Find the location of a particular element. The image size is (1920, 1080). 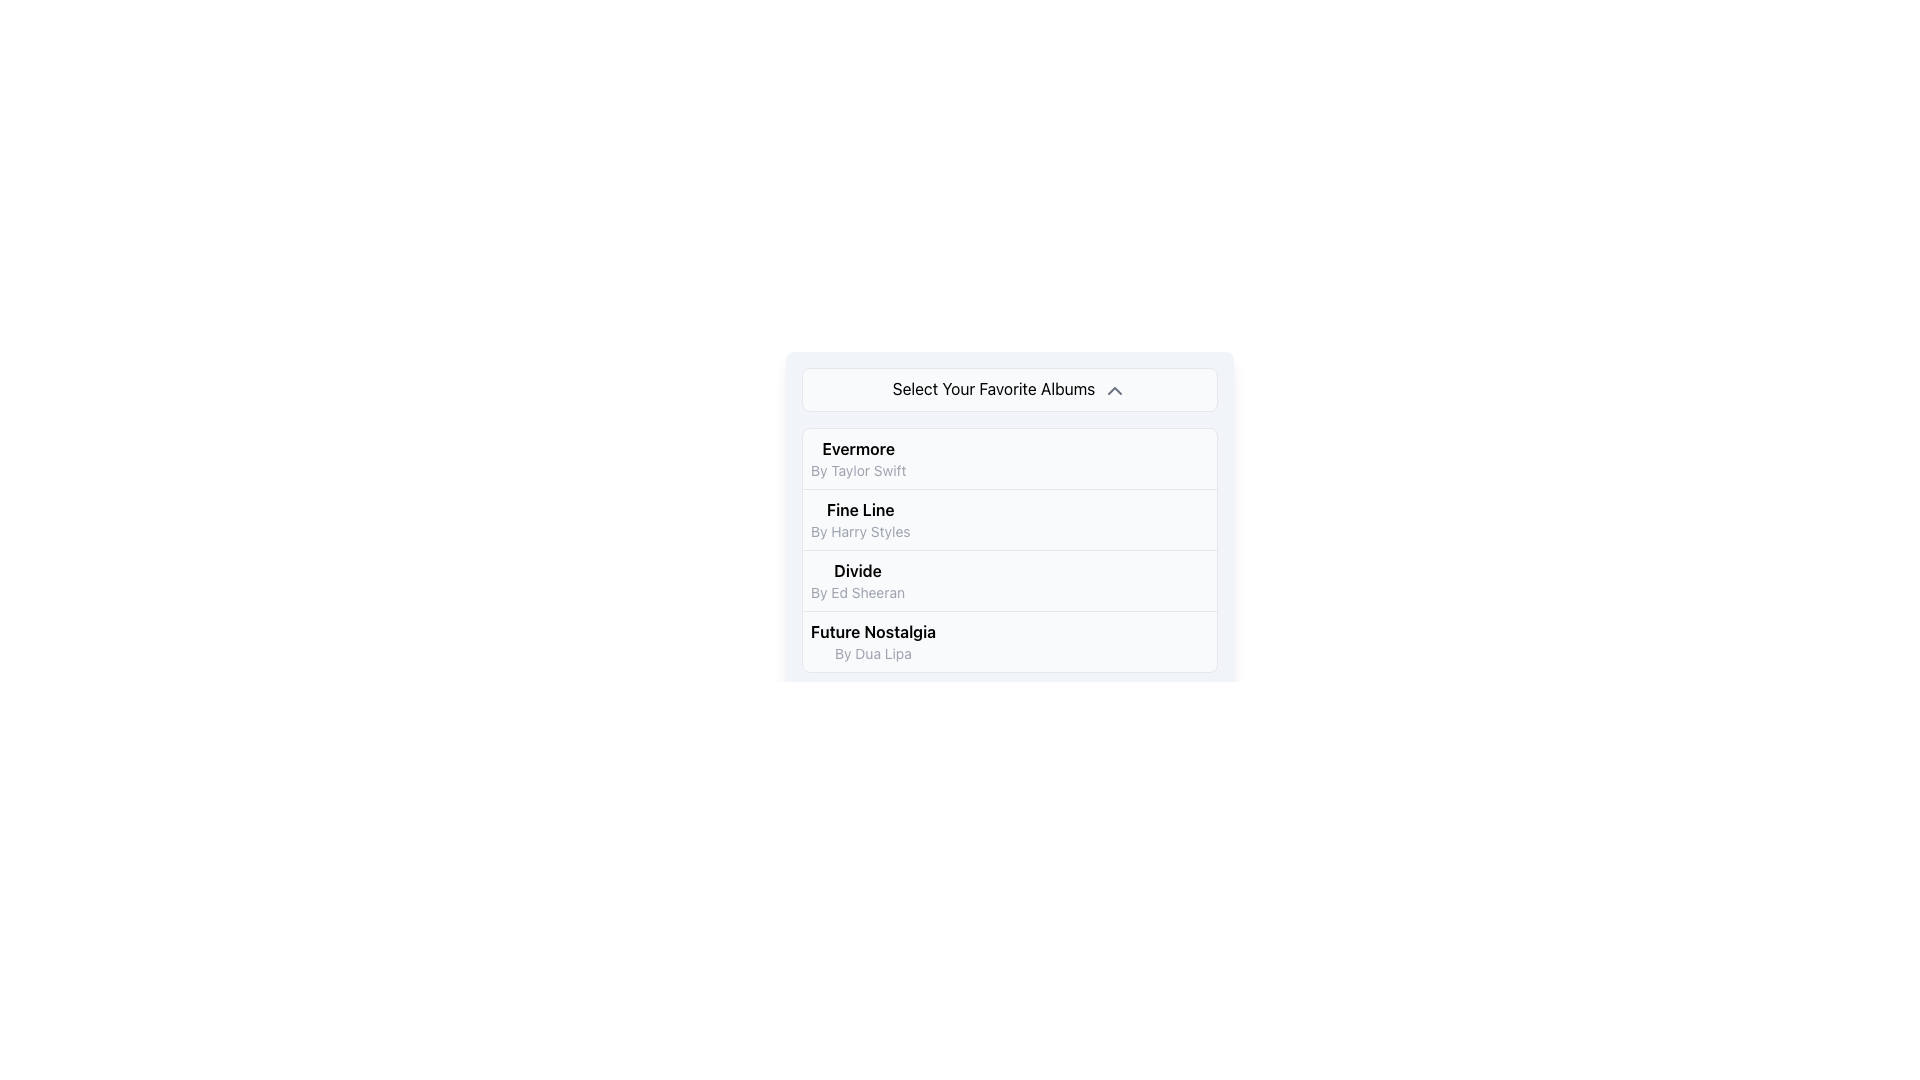

the second item in the list under 'Select Your Favorite Albums', positioned between 'Evermore' and 'Divide' is located at coordinates (1009, 519).